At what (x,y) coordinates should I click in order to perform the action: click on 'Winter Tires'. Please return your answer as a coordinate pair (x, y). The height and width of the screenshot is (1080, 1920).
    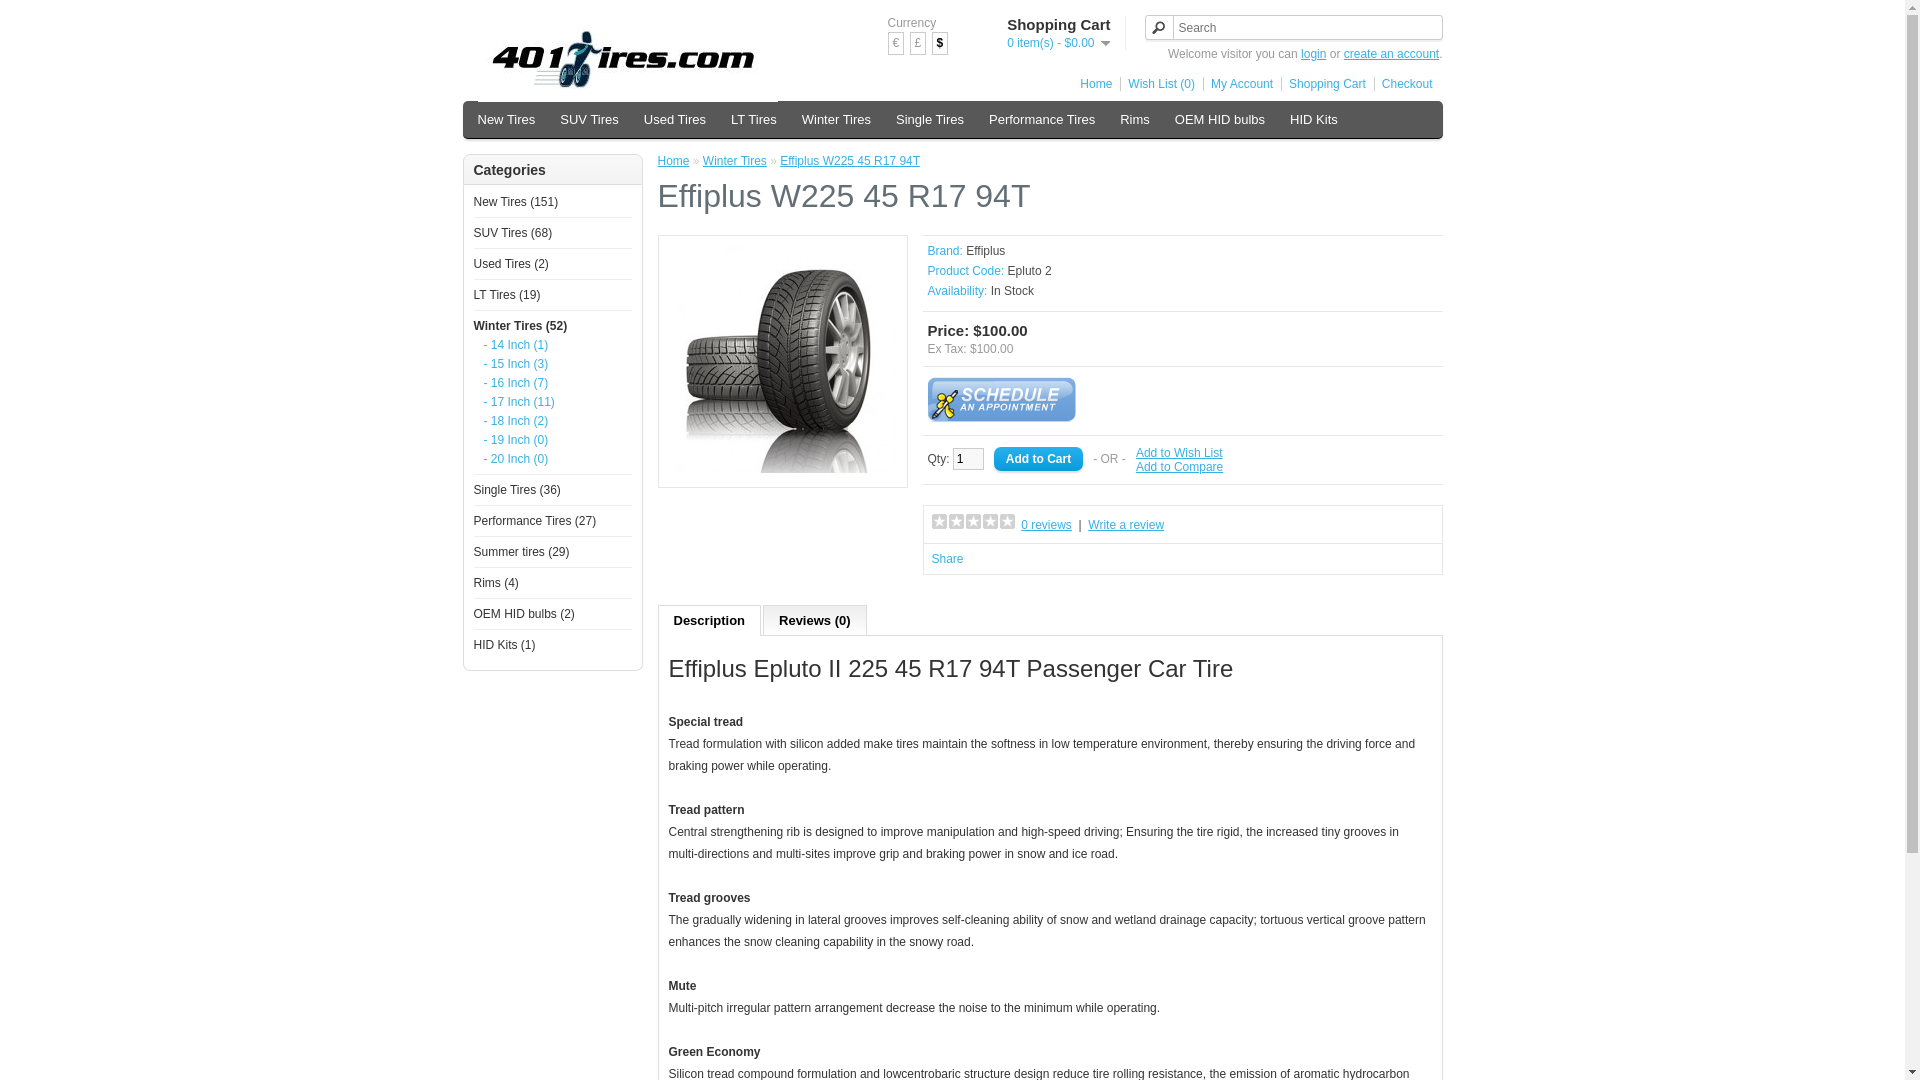
    Looking at the image, I should click on (791, 119).